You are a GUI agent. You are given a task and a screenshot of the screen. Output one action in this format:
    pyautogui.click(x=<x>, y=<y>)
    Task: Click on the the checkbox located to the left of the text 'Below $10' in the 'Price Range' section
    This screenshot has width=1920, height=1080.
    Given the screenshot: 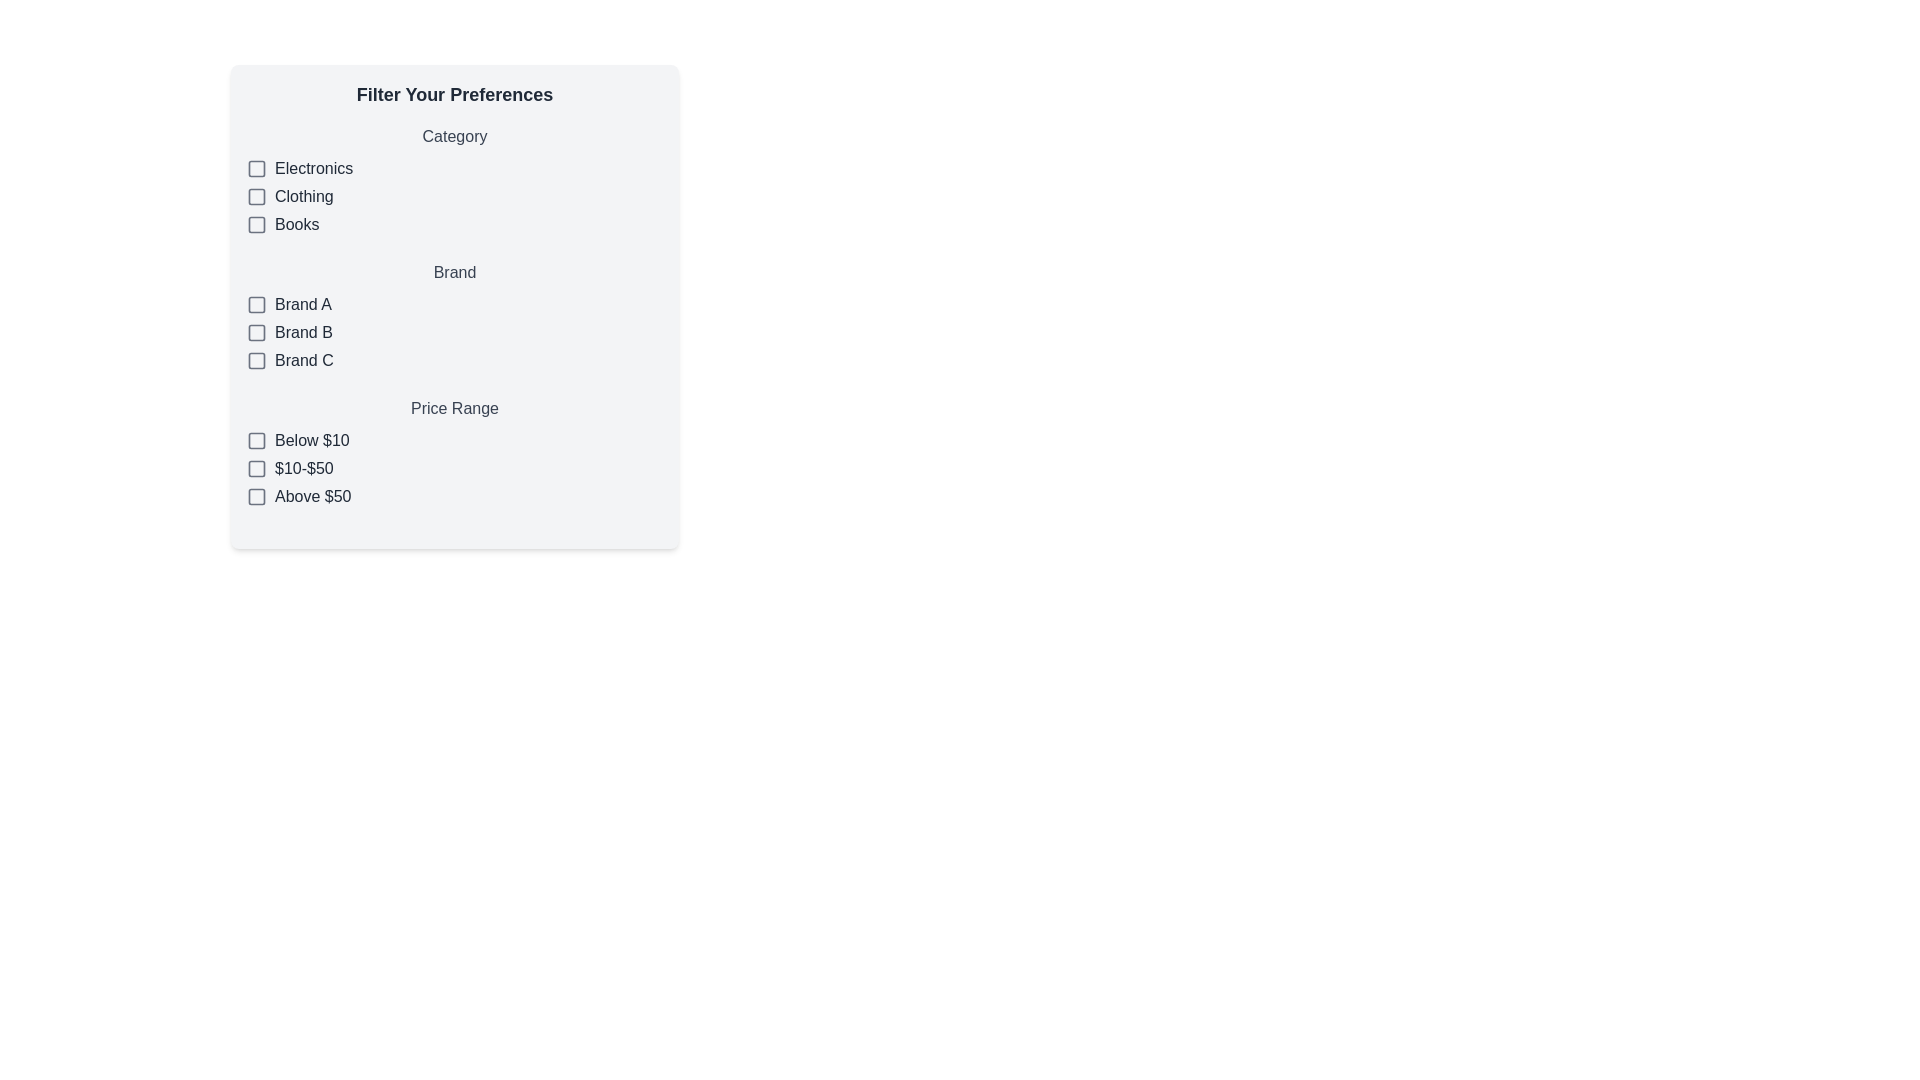 What is the action you would take?
    pyautogui.click(x=256, y=439)
    